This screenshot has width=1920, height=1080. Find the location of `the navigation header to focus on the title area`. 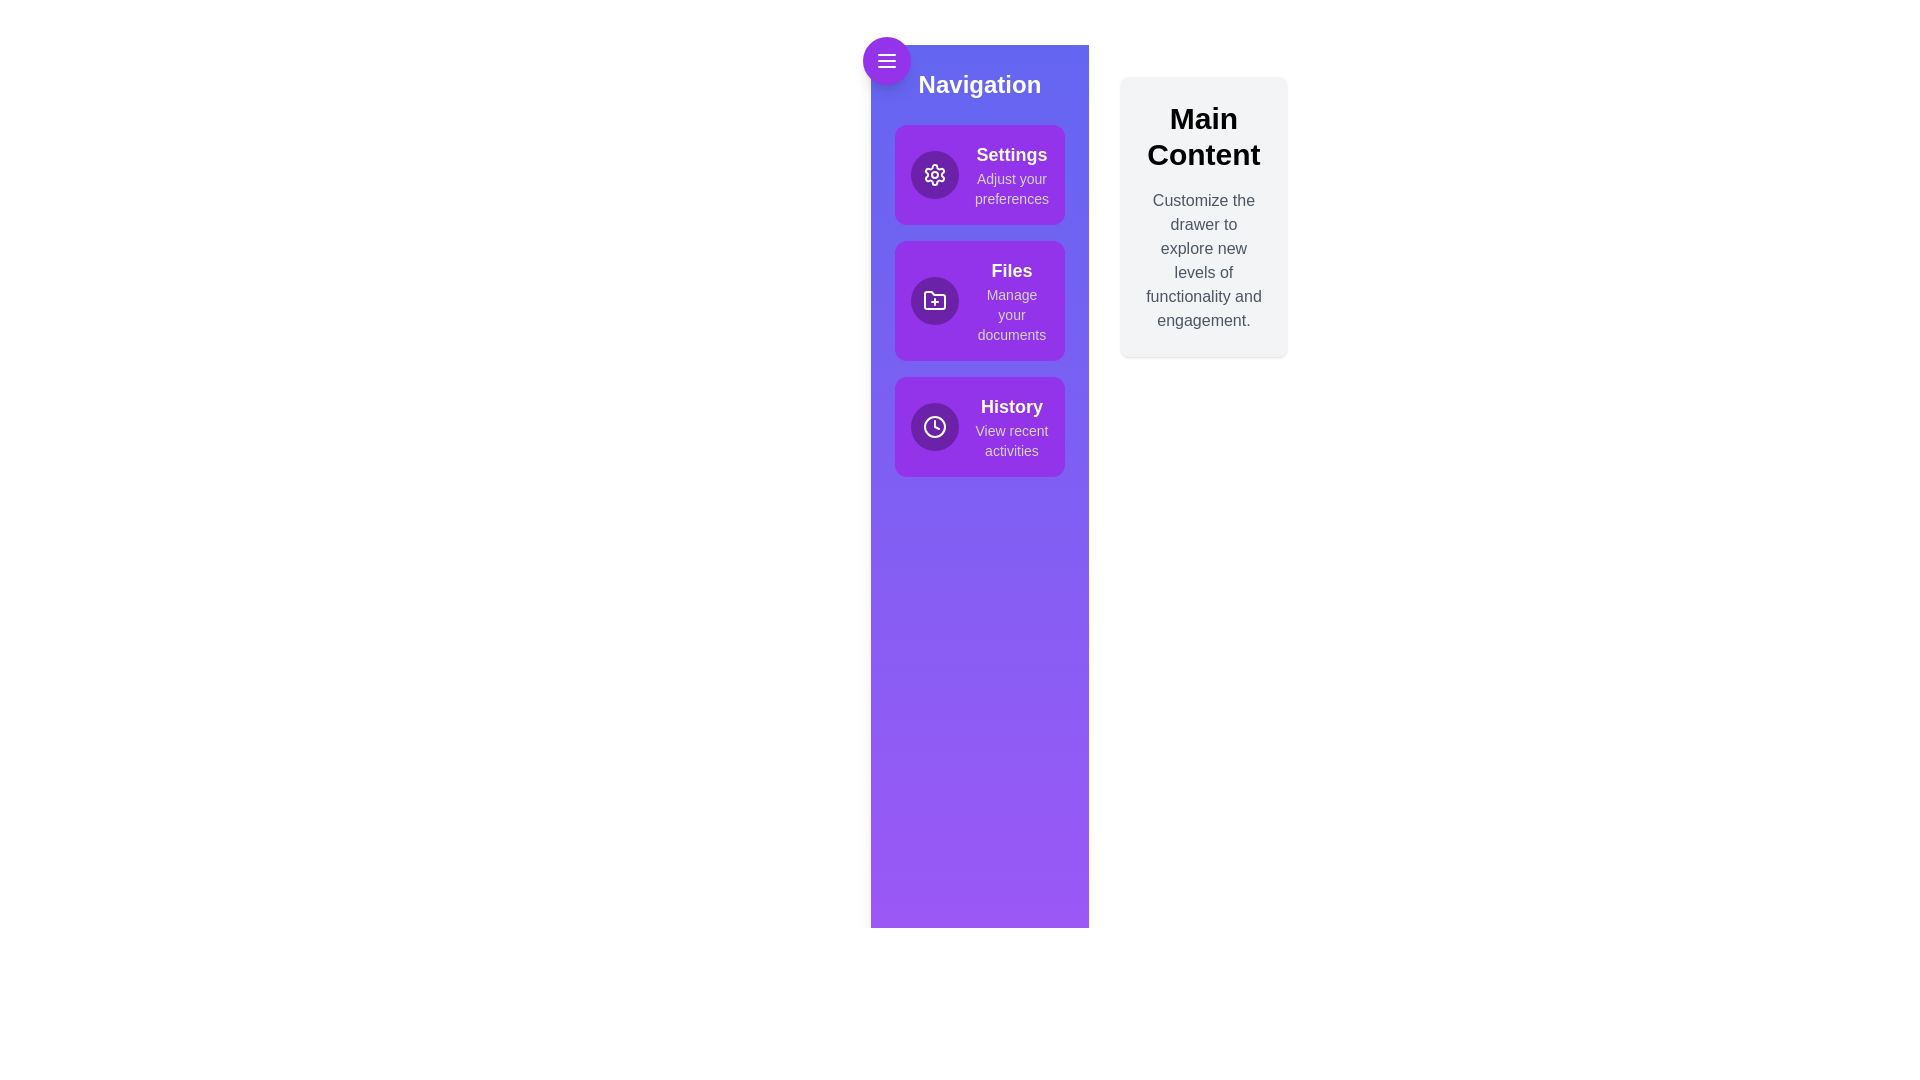

the navigation header to focus on the title area is located at coordinates (979, 83).